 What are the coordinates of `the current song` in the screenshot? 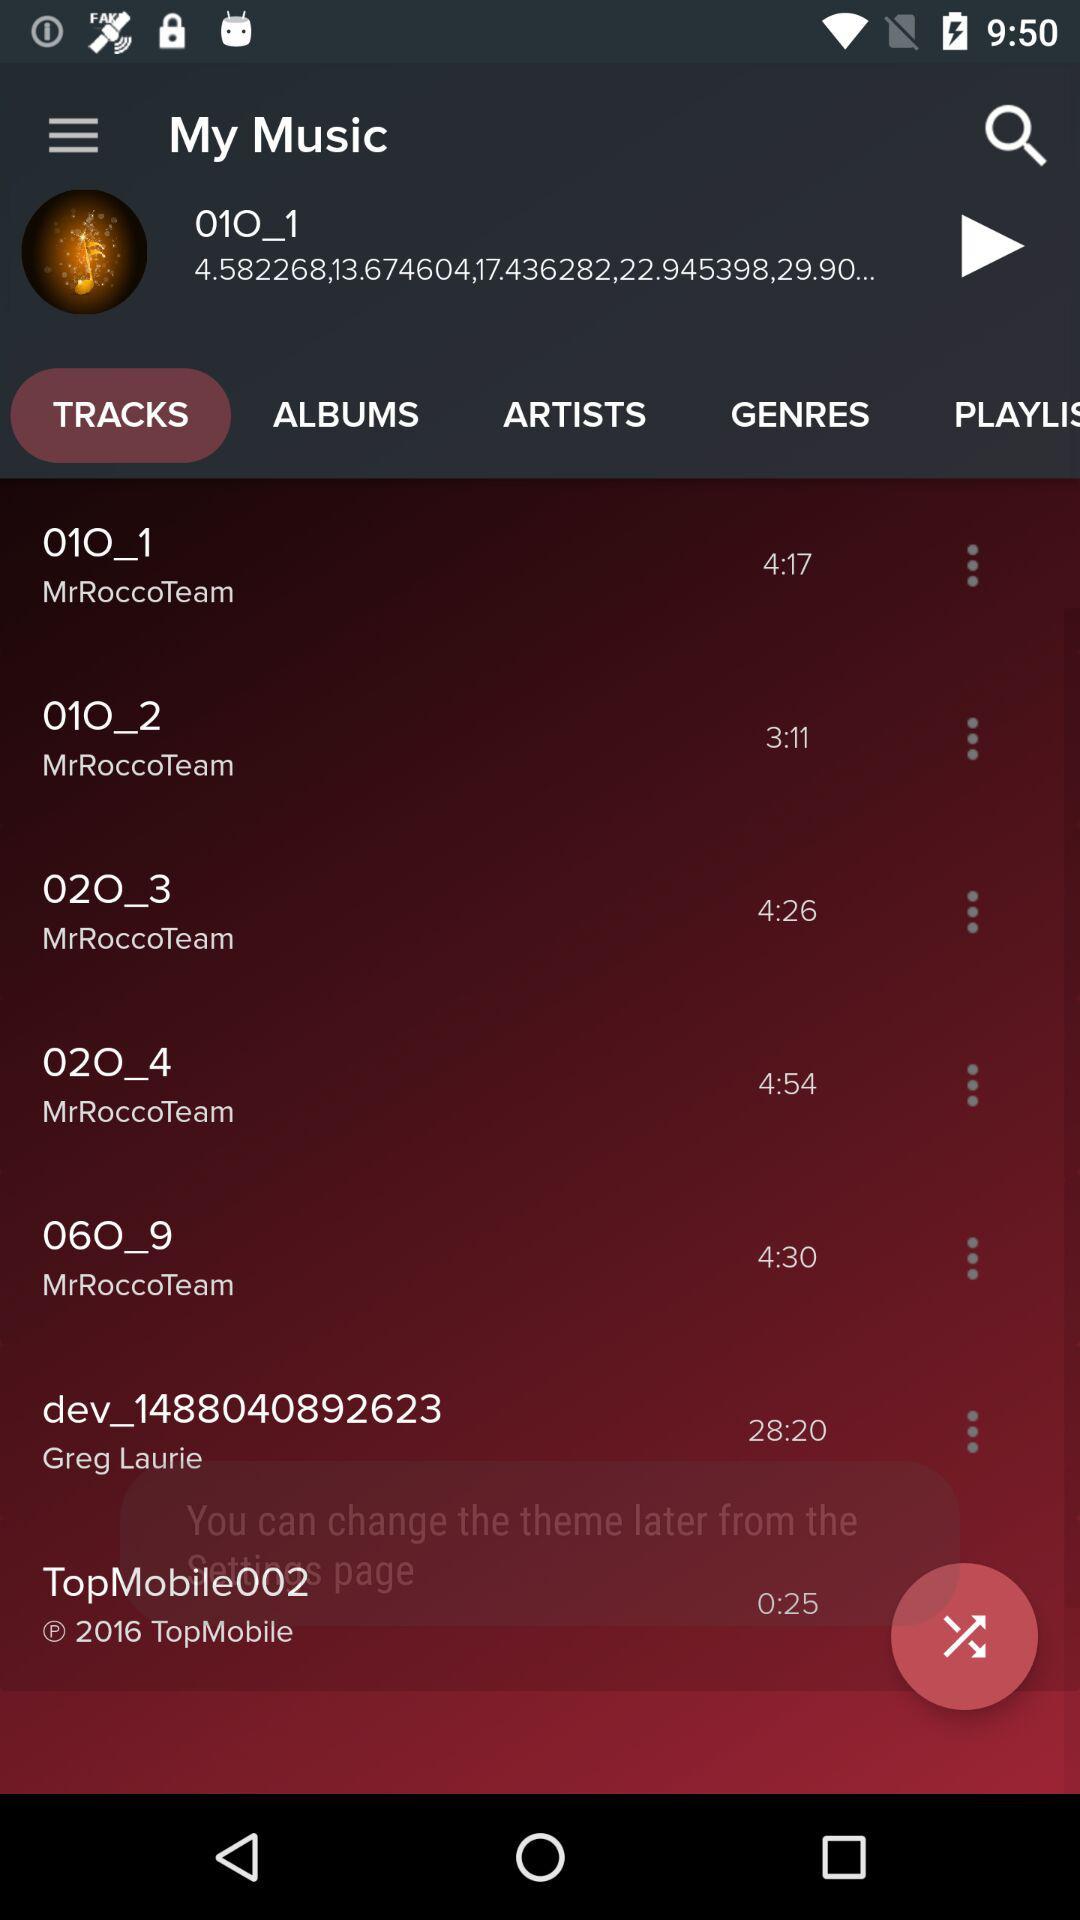 It's located at (984, 253).